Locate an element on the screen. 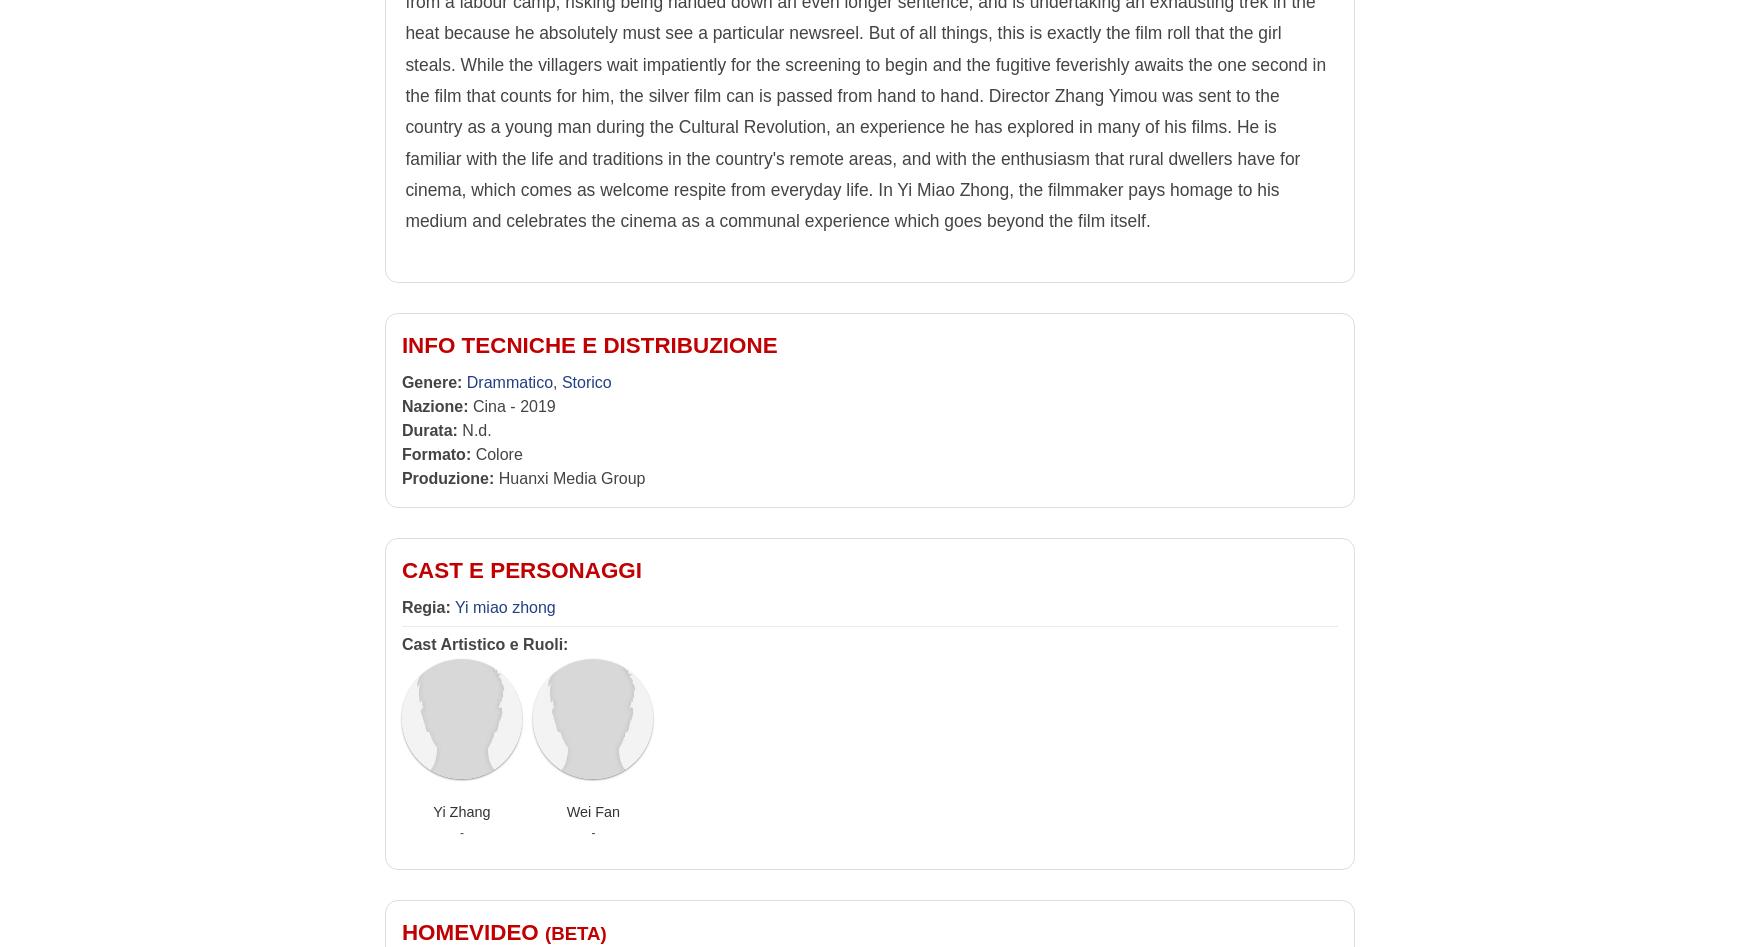  '(beta)' is located at coordinates (575, 932).